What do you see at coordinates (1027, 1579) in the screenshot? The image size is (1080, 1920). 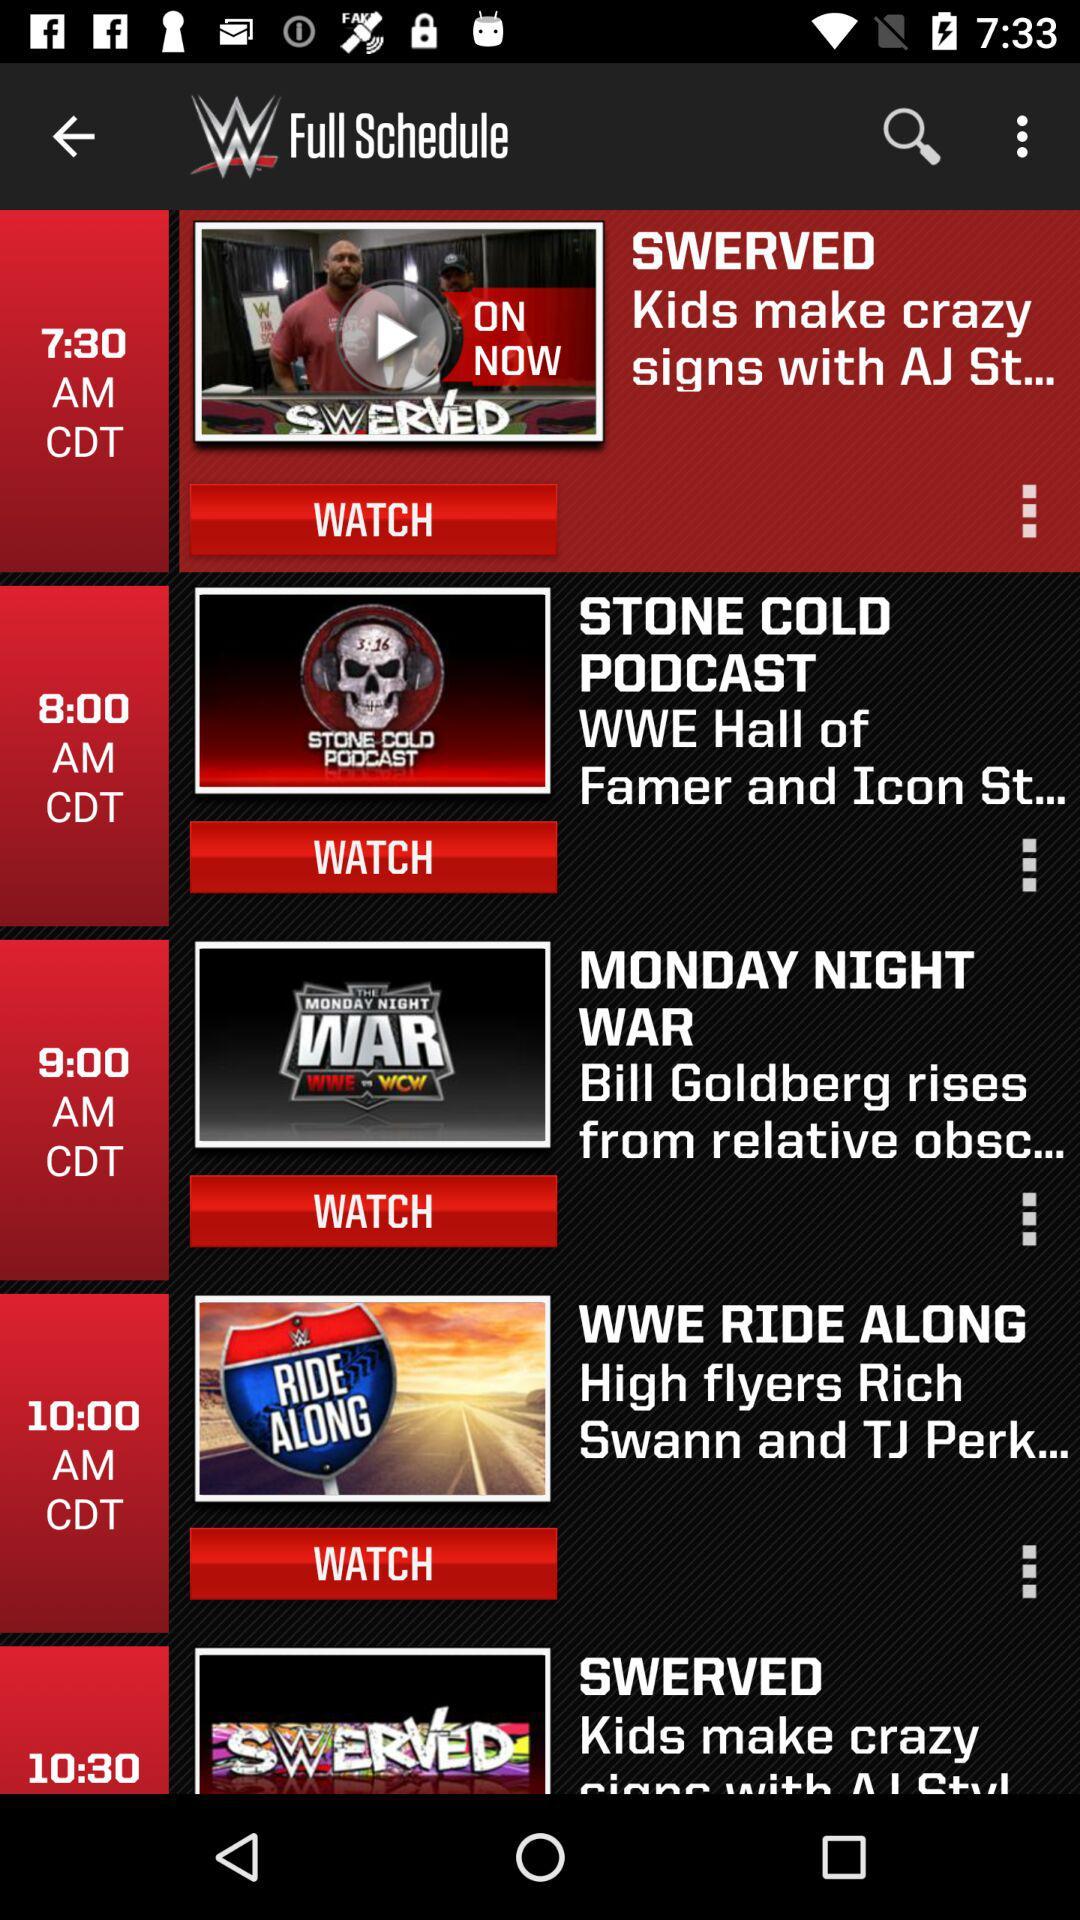 I see `show more infos` at bounding box center [1027, 1579].